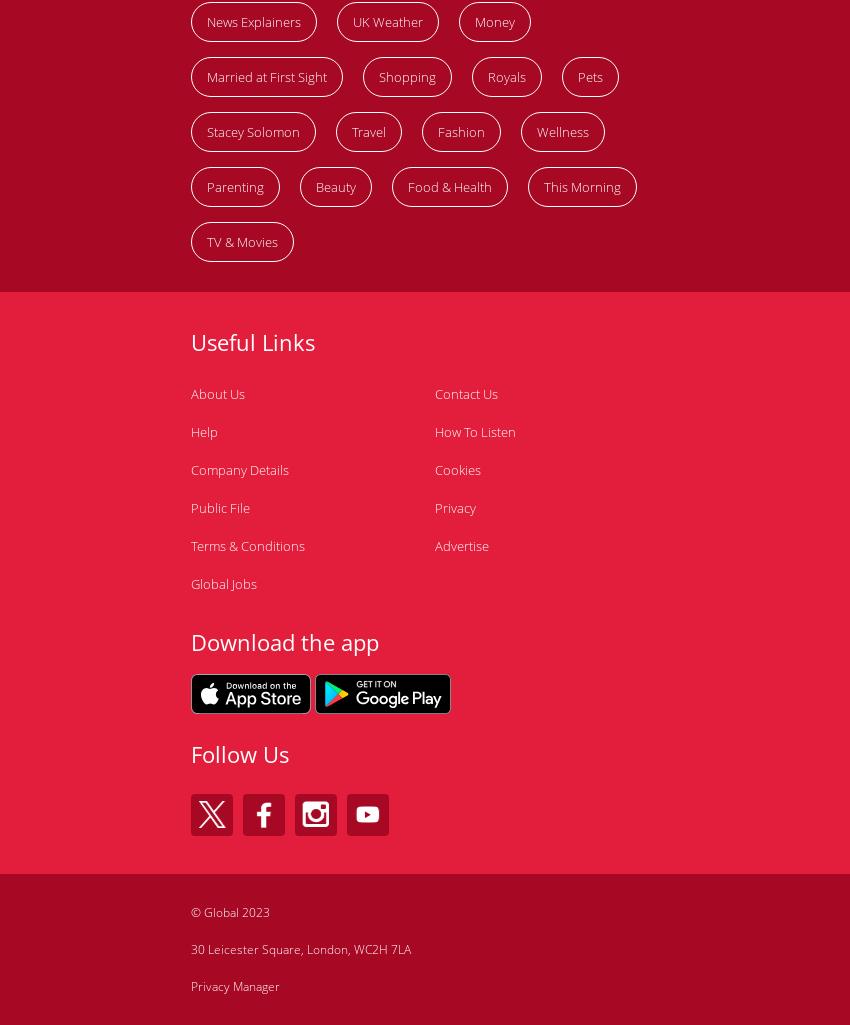 The image size is (850, 1025). I want to click on 'TV & Movies', so click(242, 239).